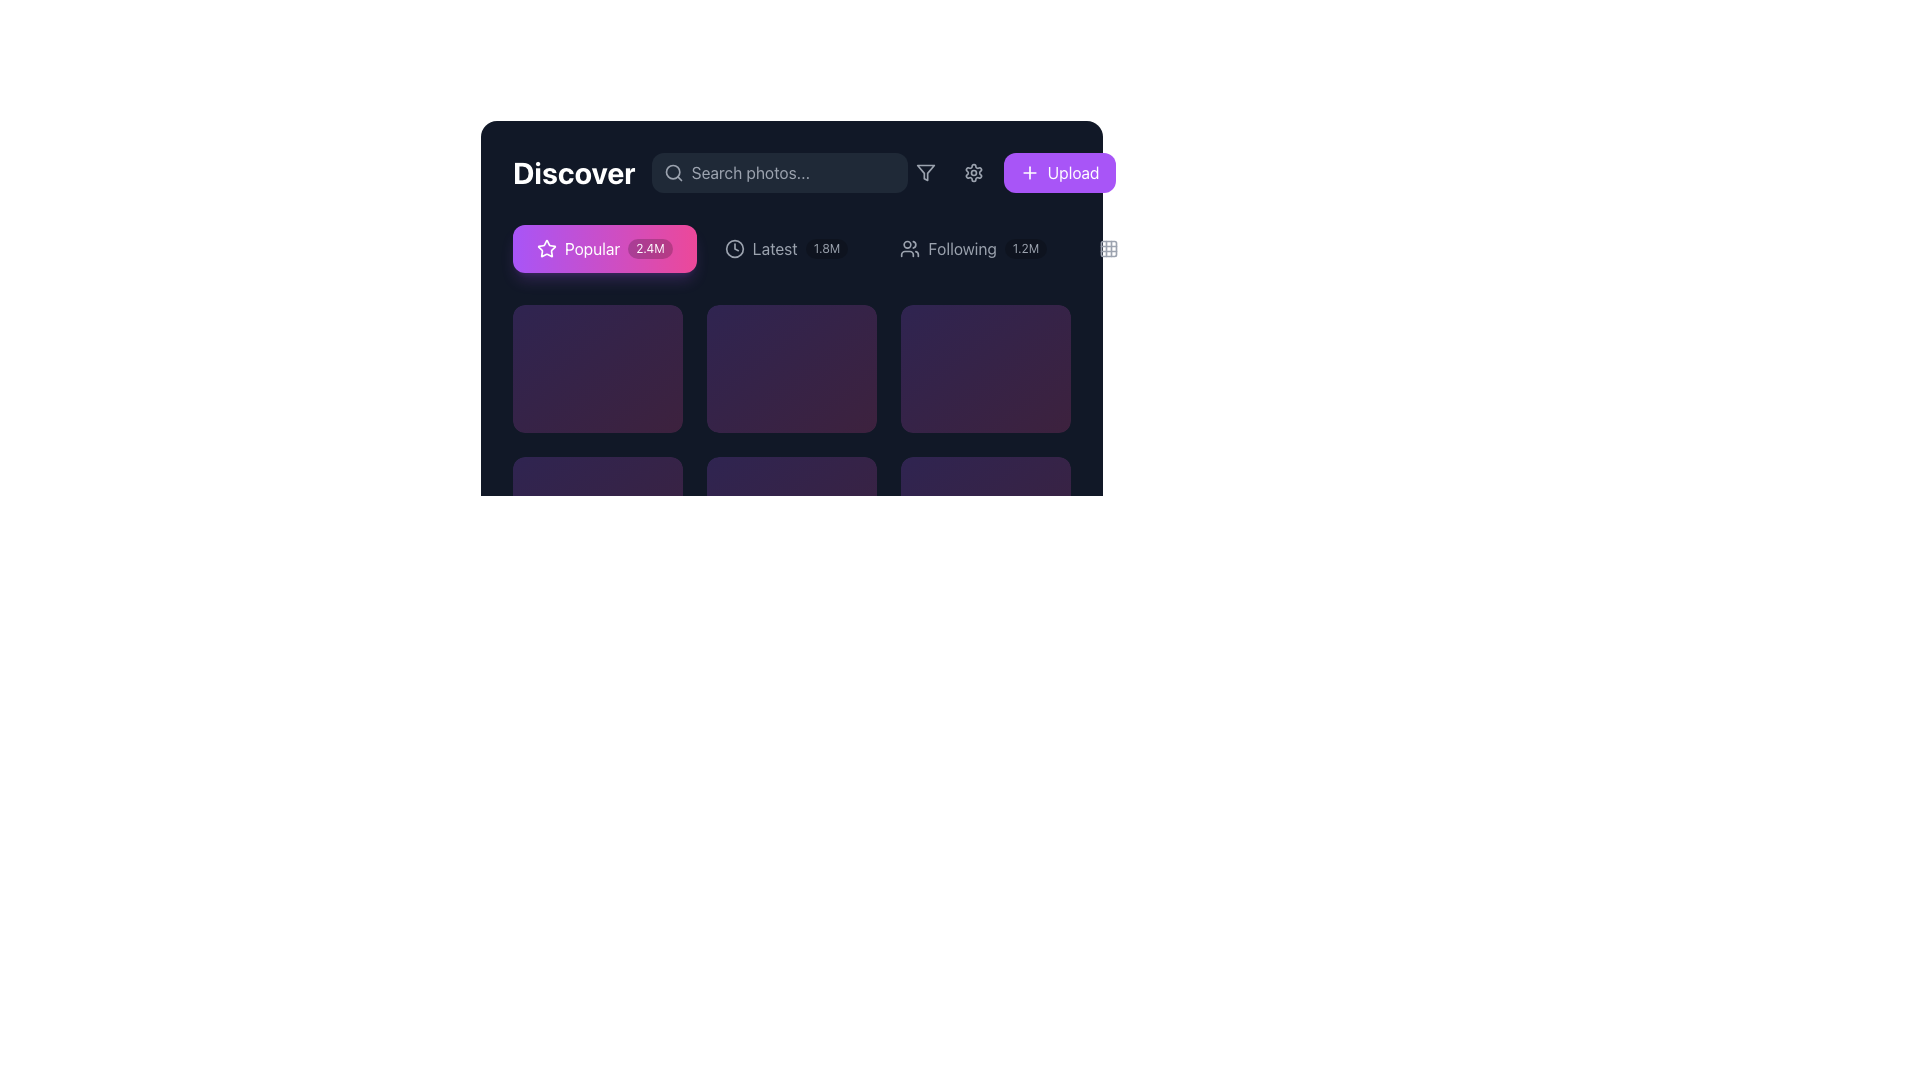 Image resolution: width=1920 pixels, height=1080 pixels. Describe the element at coordinates (591, 248) in the screenshot. I see `the button labeled 'Popular' which indicates its popularity selection functionality, located to the right of a star-shaped icon and left of the text '2.4M'` at that location.